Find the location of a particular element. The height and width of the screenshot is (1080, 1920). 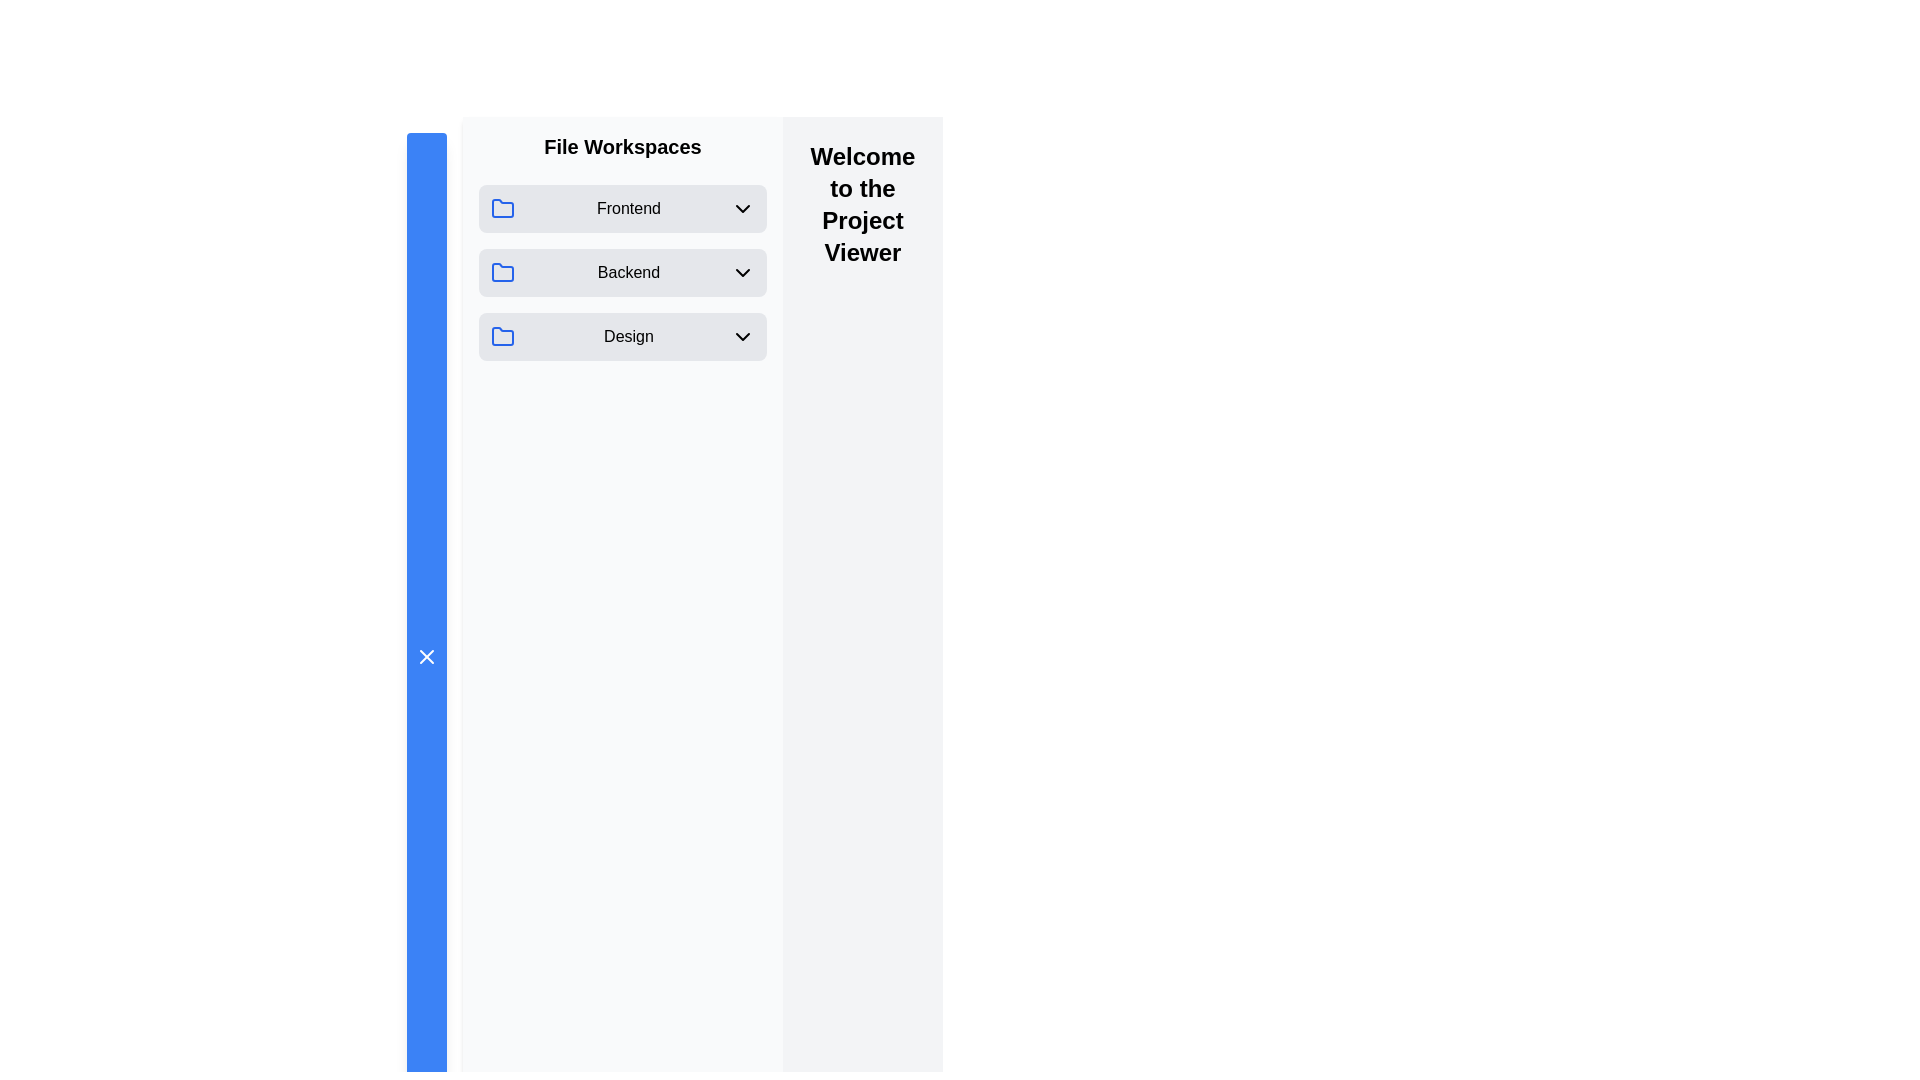

the second folder icon in the vertical list of folder icons in the sidebar, located below the 'Frontend' icon is located at coordinates (503, 272).